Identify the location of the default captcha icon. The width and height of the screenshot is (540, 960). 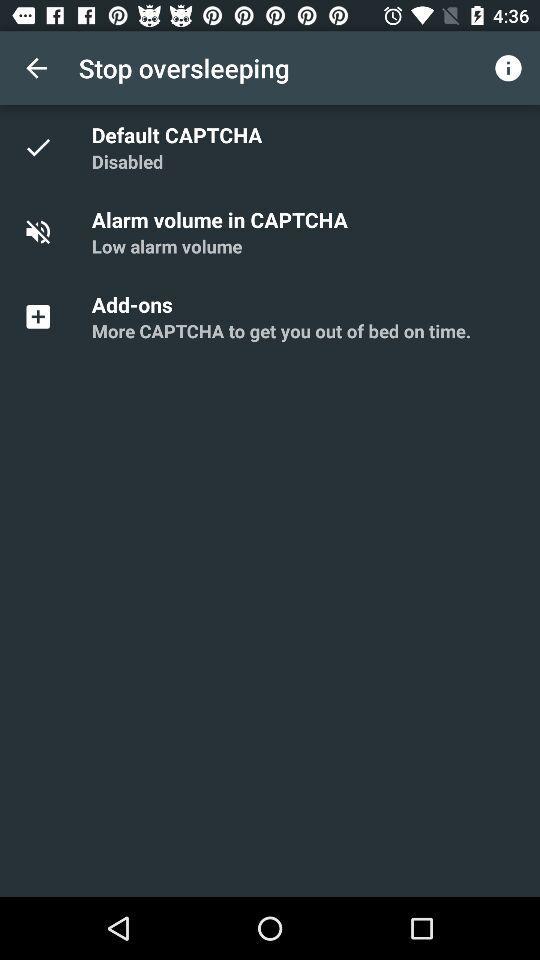
(180, 133).